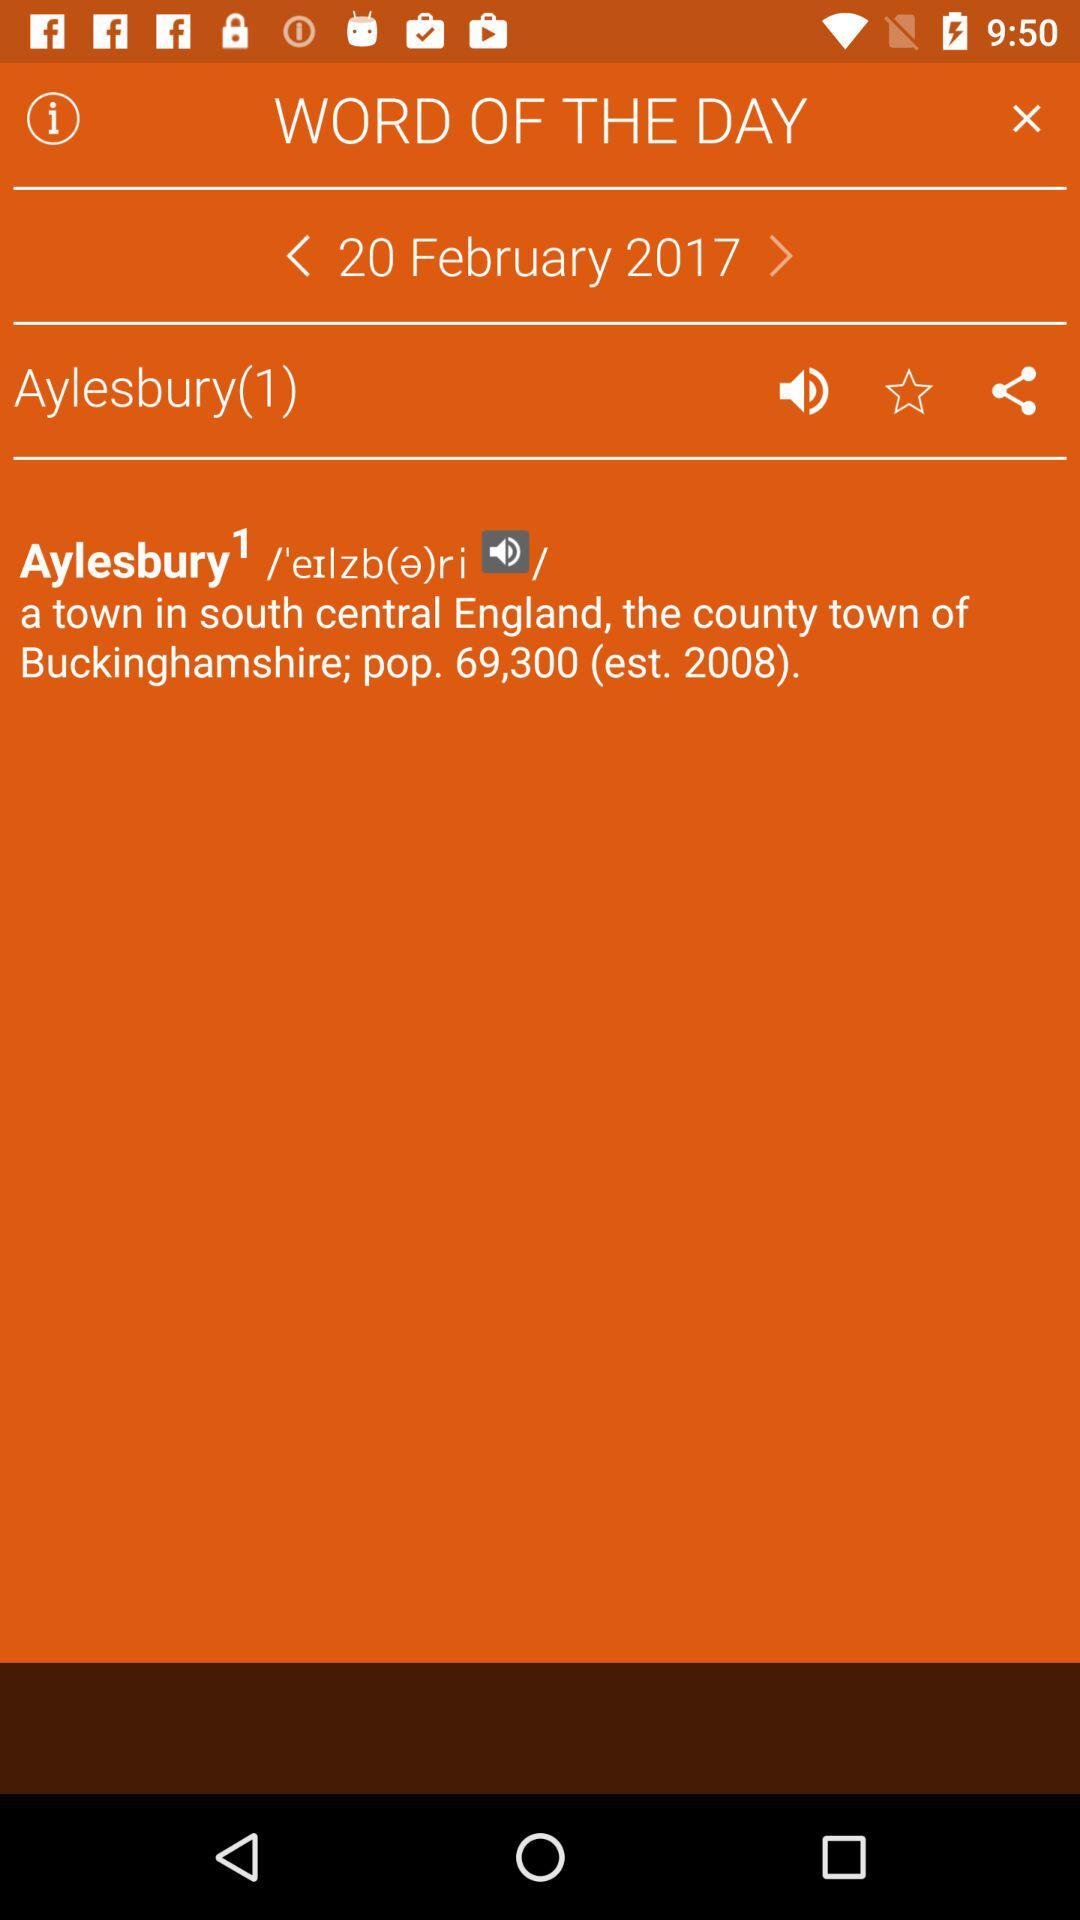  What do you see at coordinates (802, 390) in the screenshot?
I see `app to the right of aylesbury(1) app` at bounding box center [802, 390].